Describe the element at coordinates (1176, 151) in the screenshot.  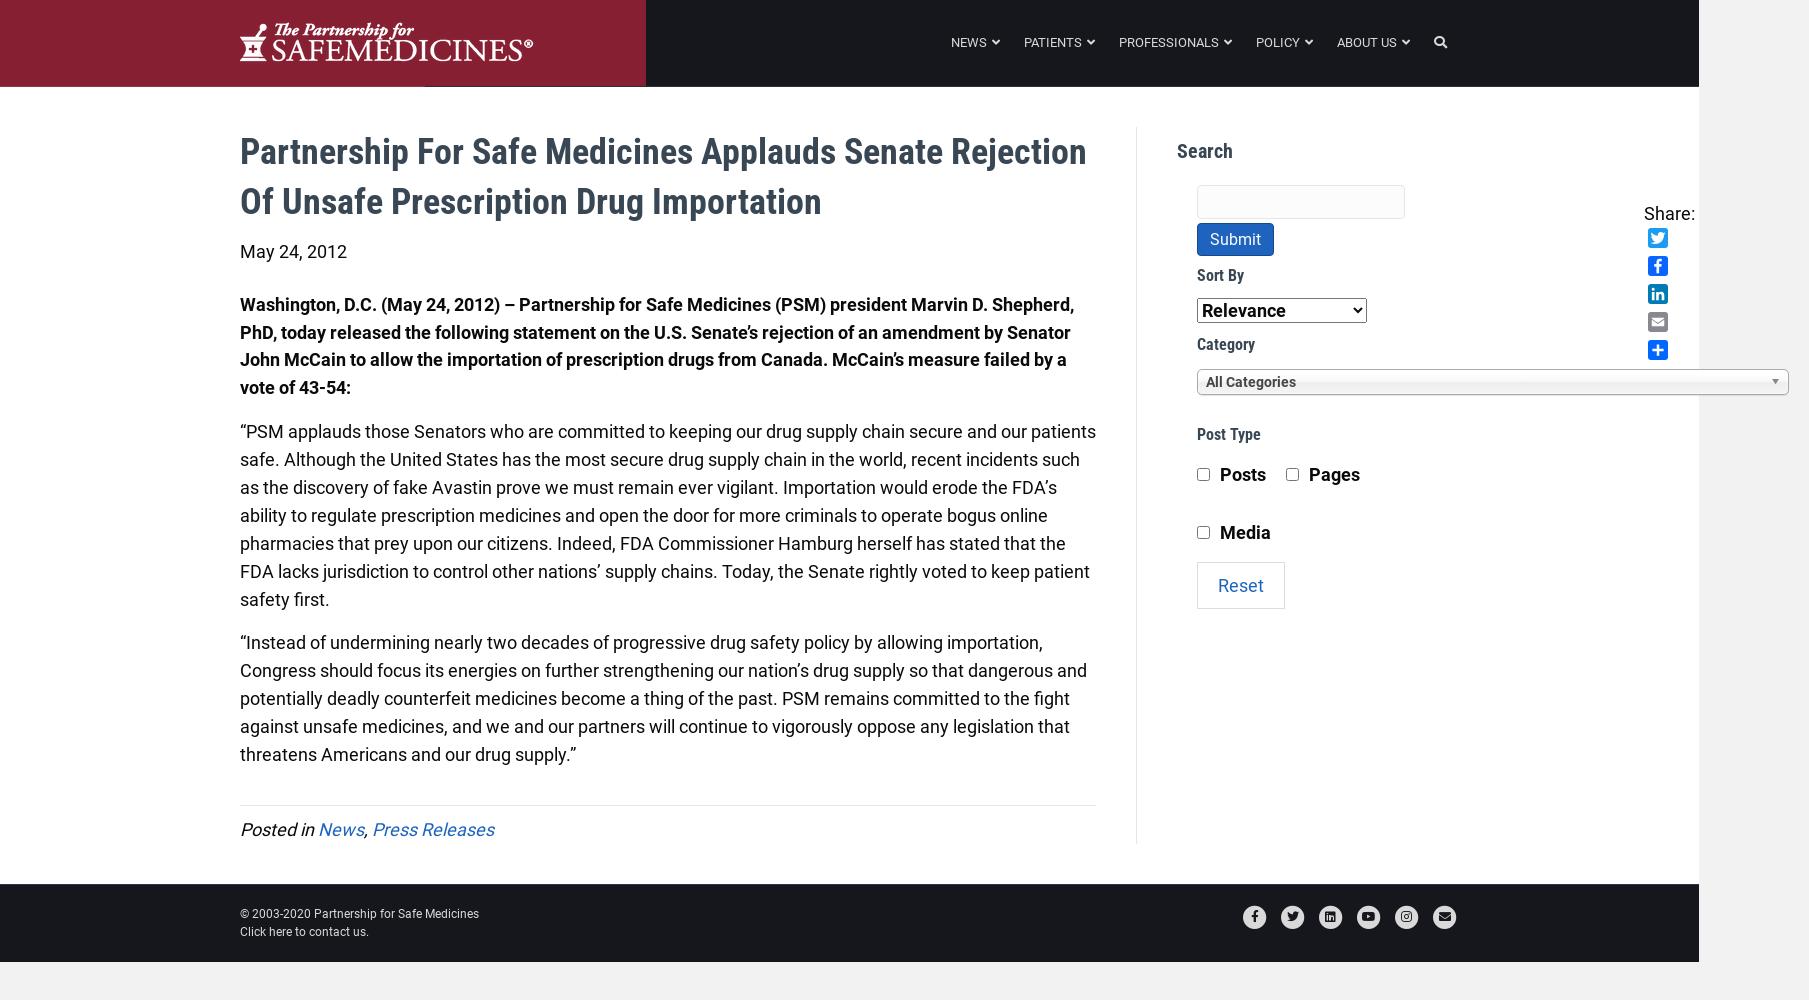
I see `'Search'` at that location.